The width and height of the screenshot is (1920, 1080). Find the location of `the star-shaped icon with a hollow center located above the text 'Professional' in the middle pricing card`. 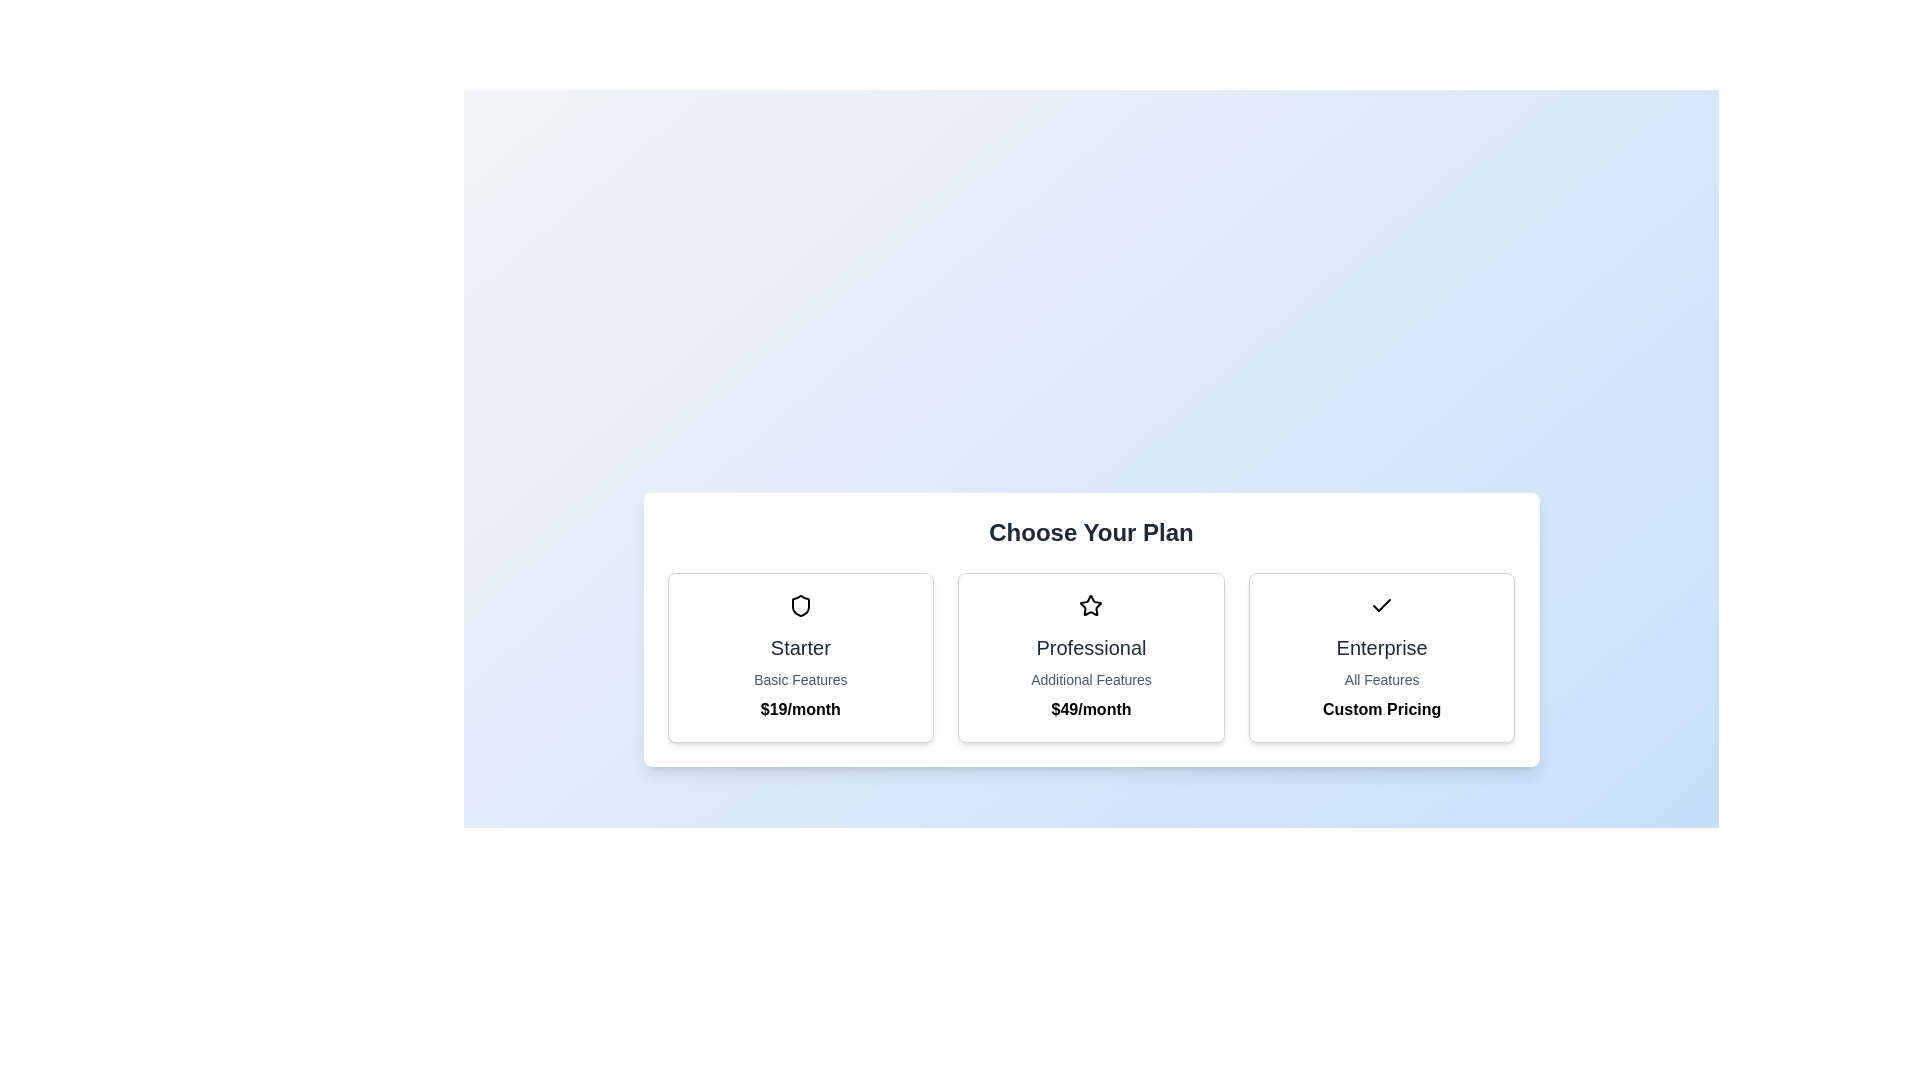

the star-shaped icon with a hollow center located above the text 'Professional' in the middle pricing card is located at coordinates (1090, 604).